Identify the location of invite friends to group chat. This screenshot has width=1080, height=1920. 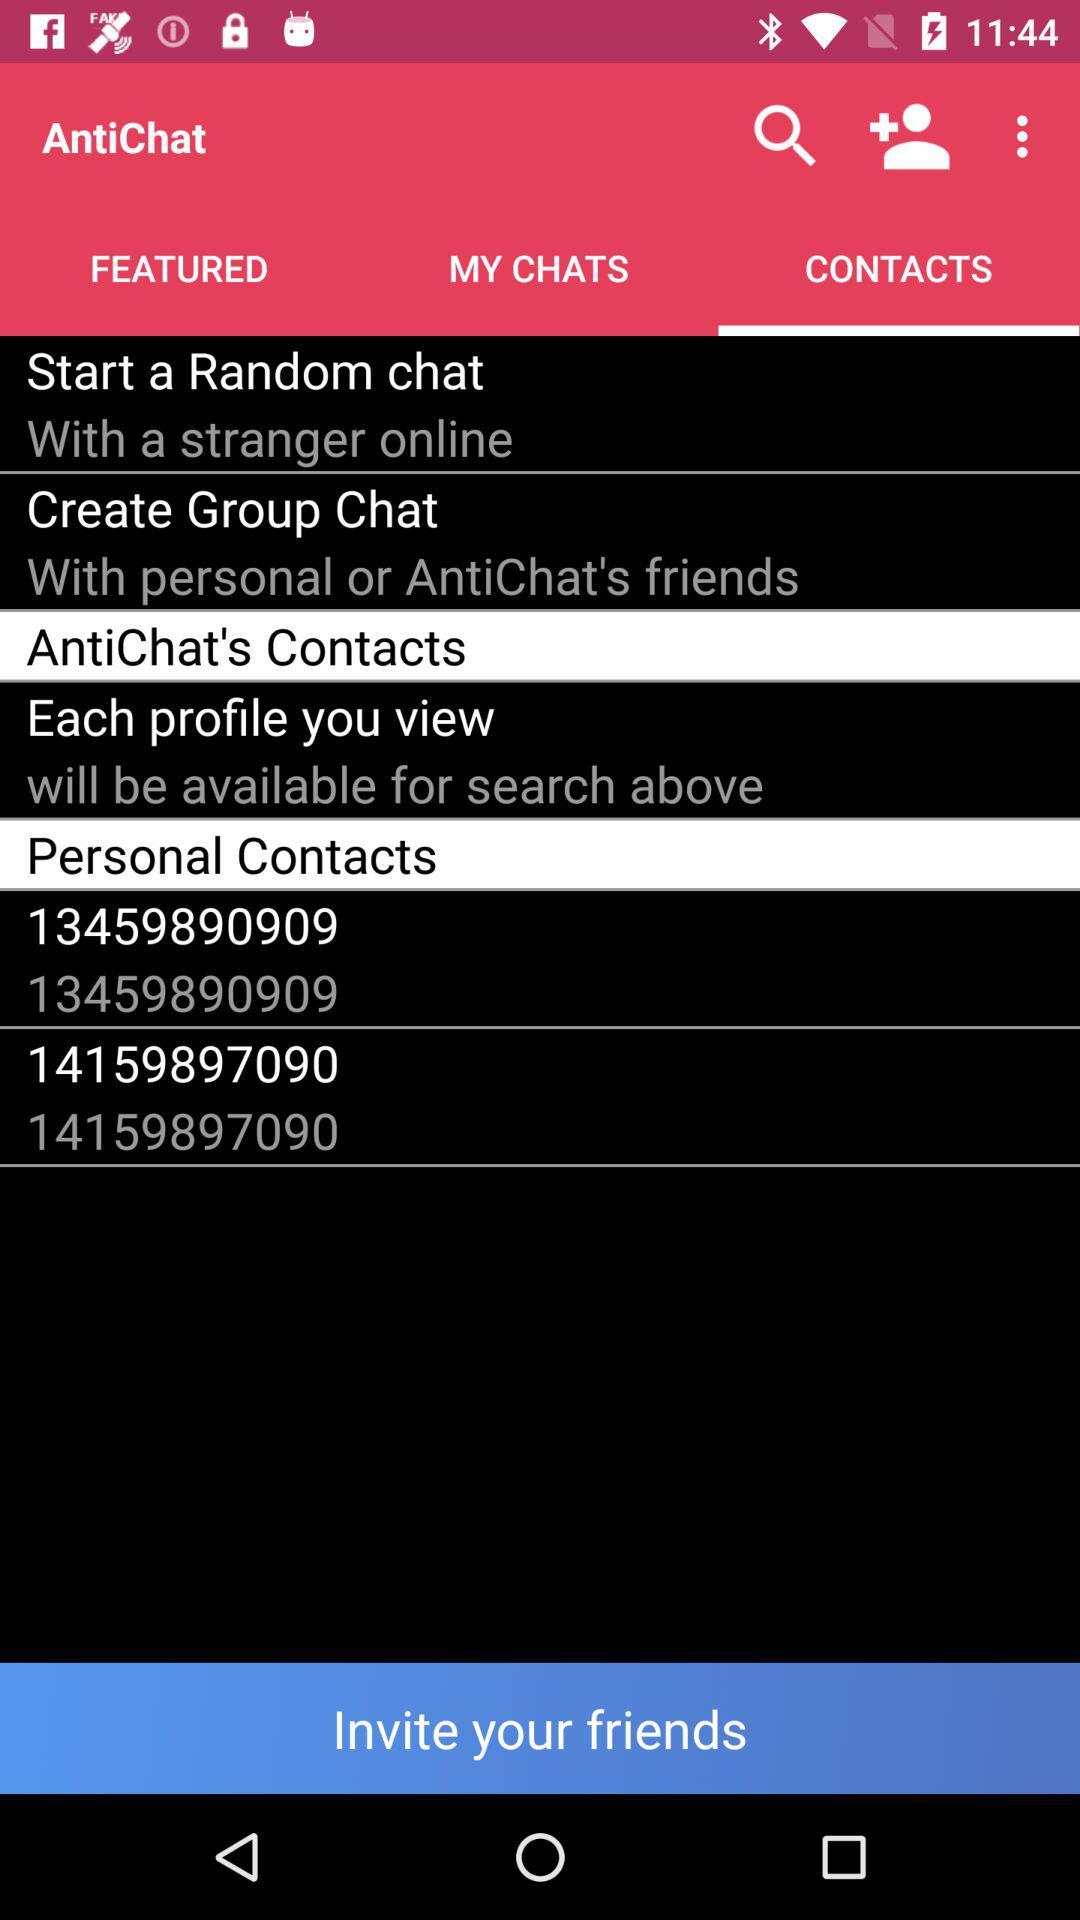
(540, 1727).